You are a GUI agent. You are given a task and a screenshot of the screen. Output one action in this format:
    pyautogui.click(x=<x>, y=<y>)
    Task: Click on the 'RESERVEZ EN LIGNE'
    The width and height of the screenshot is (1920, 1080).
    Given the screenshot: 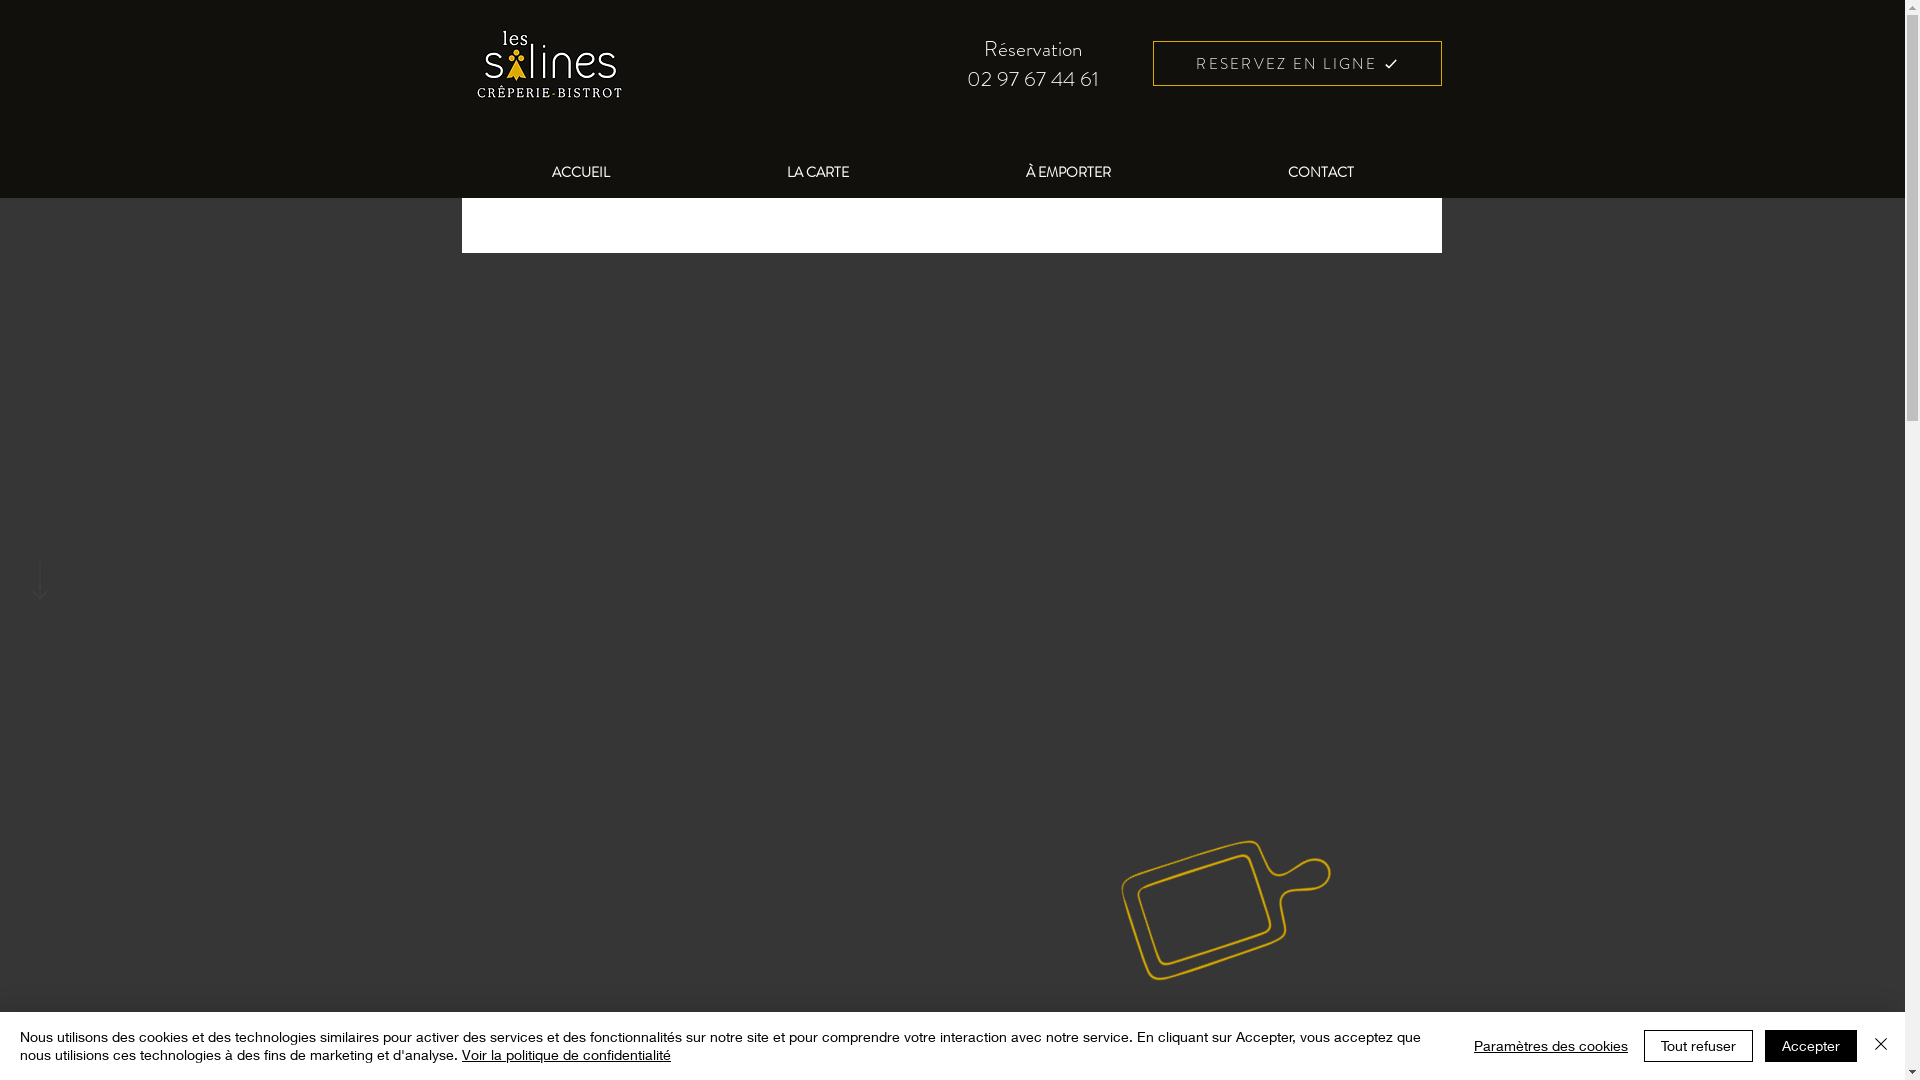 What is the action you would take?
    pyautogui.click(x=1296, y=62)
    